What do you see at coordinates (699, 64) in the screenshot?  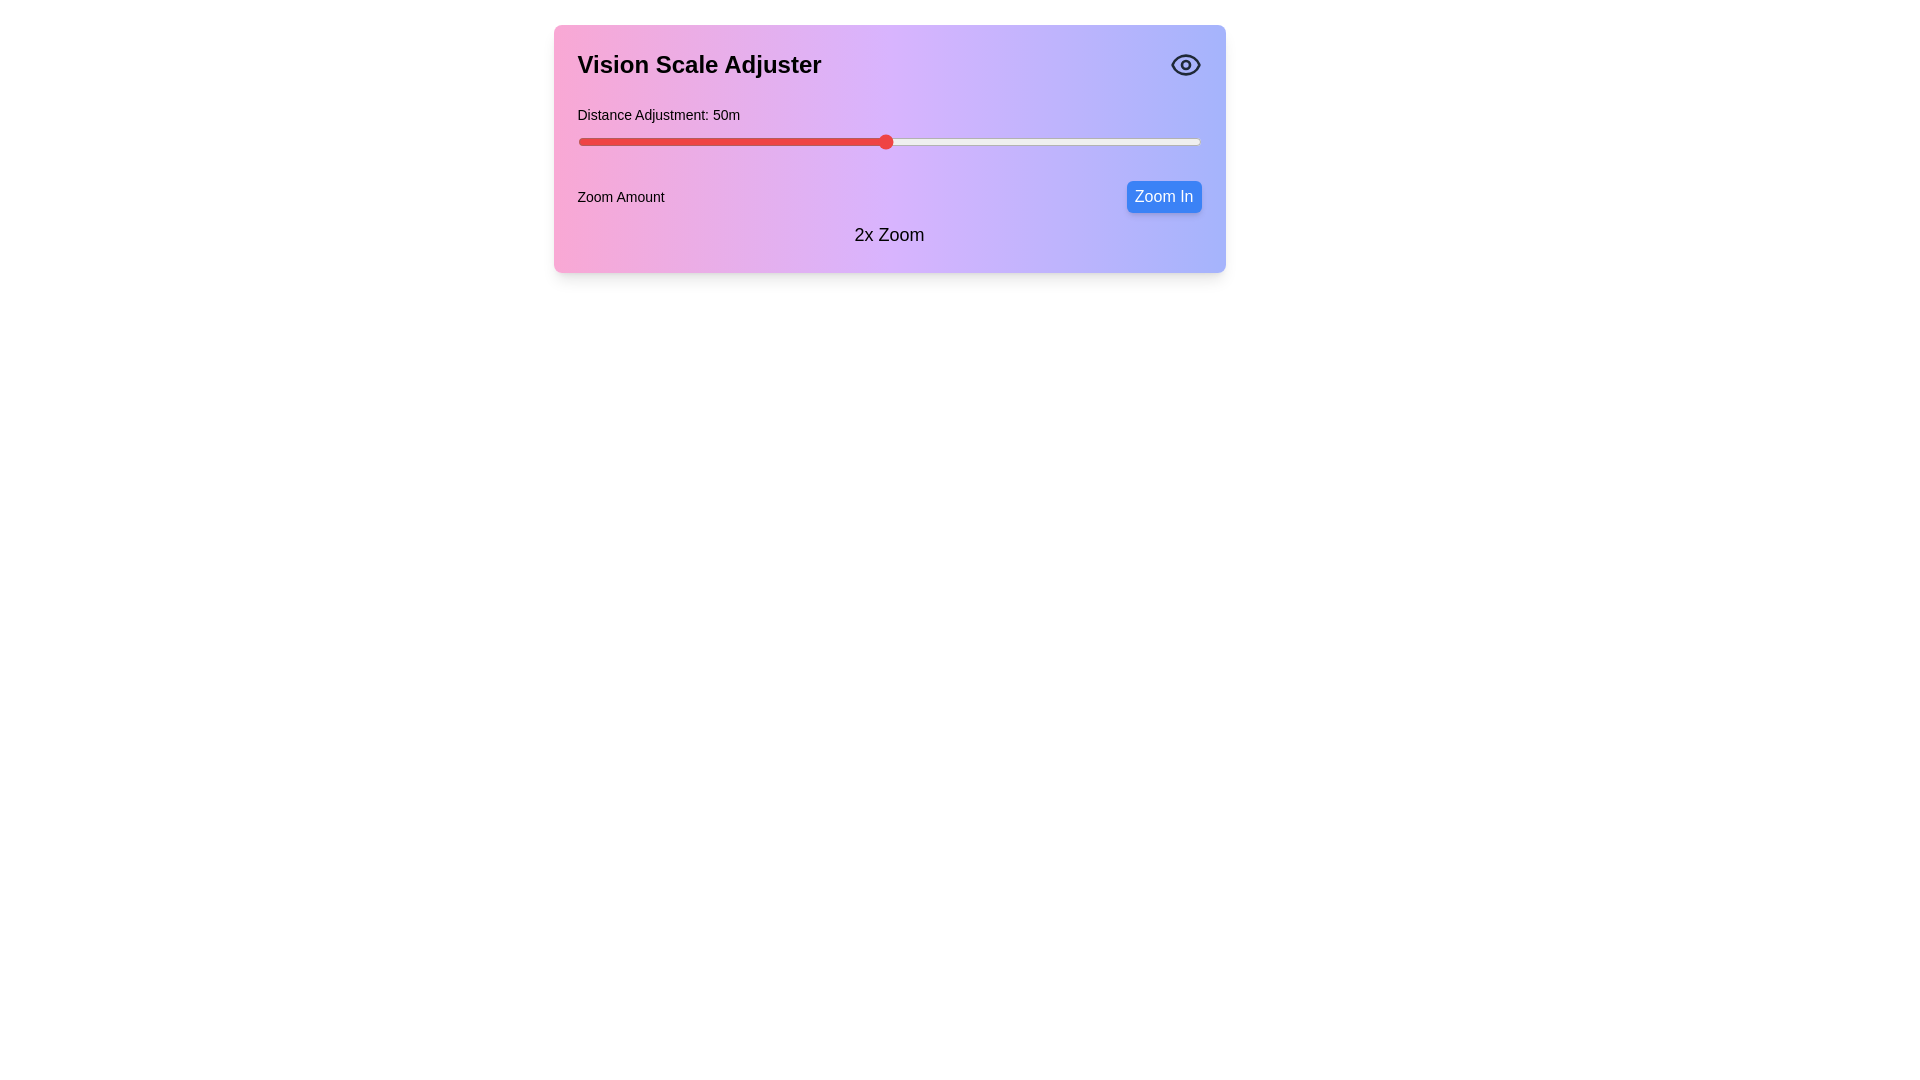 I see `the 'Vision Scale Adjuster' text header, which is a bold and large title displayed at the top of a pink-to-purple gradient background card` at bounding box center [699, 64].